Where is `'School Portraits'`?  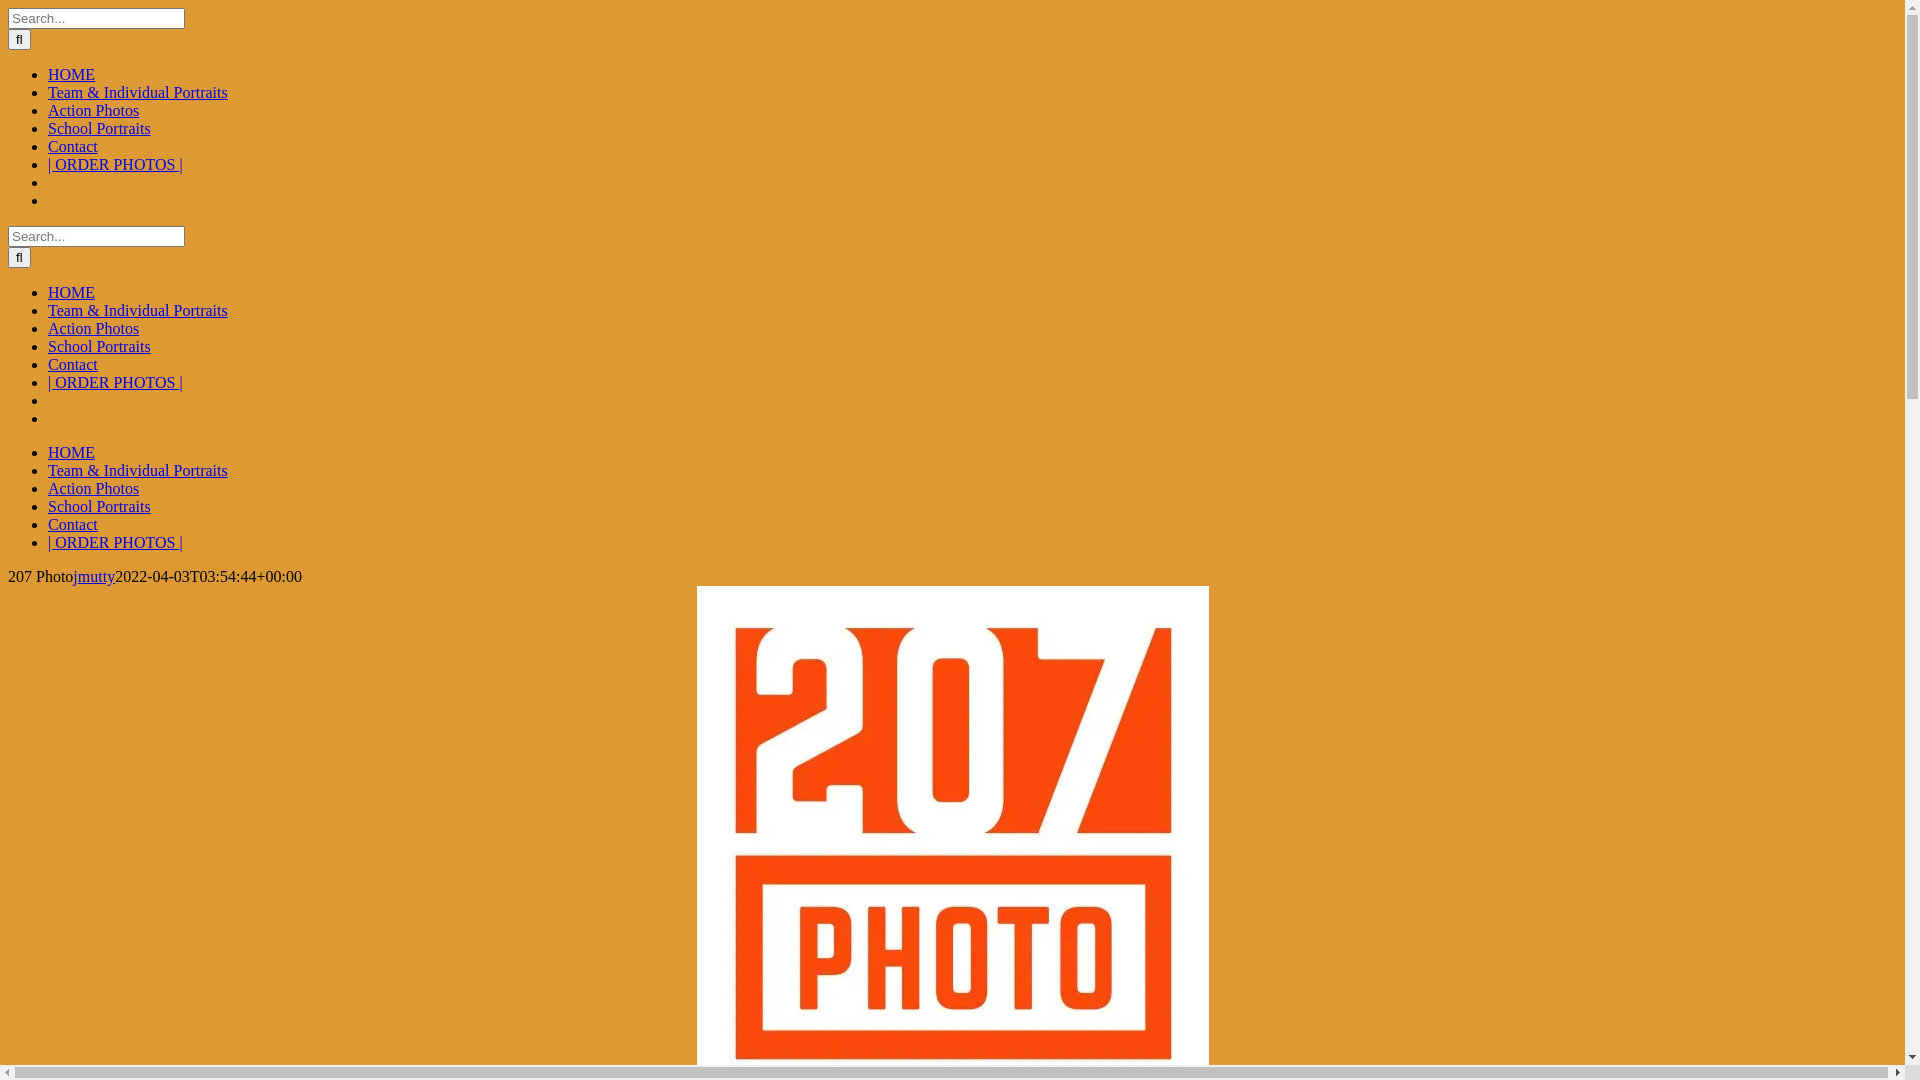
'School Portraits' is located at coordinates (98, 505).